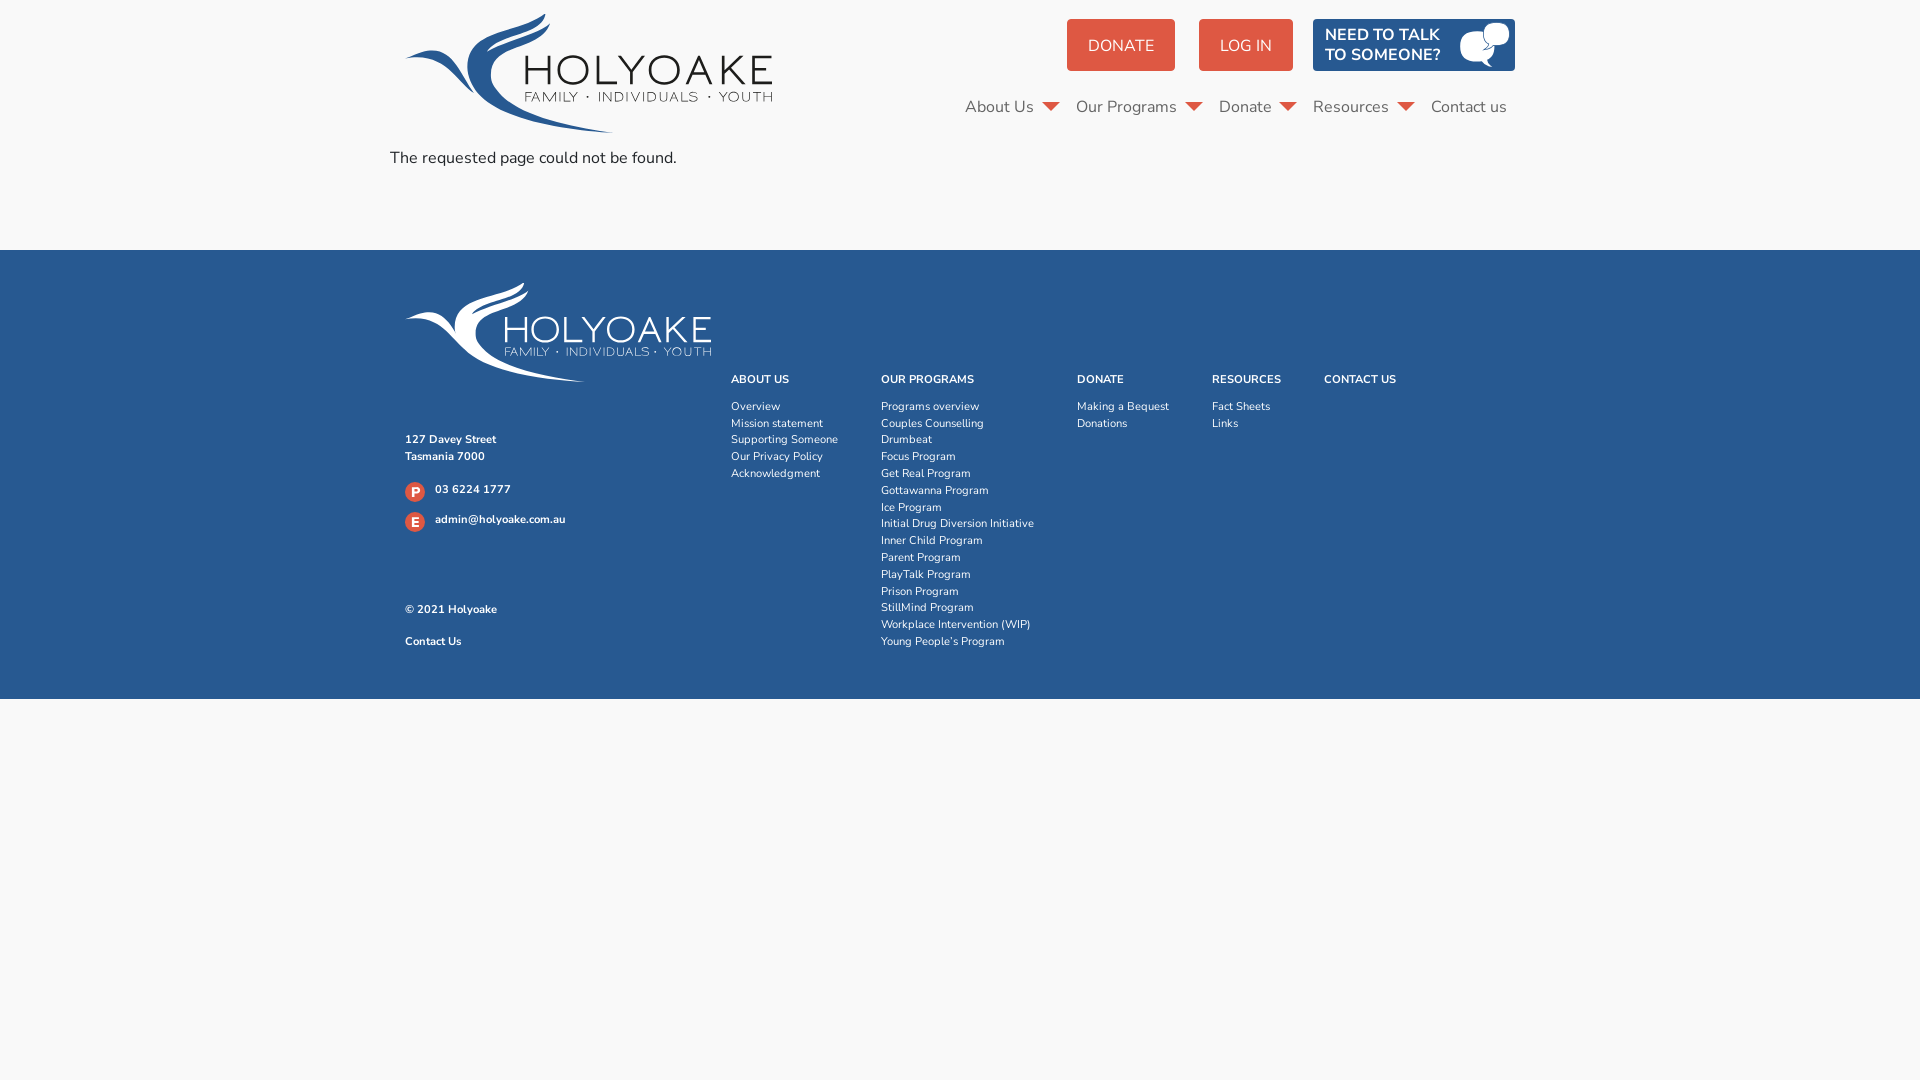 This screenshot has width=1920, height=1080. What do you see at coordinates (783, 439) in the screenshot?
I see `'Supporting Someone'` at bounding box center [783, 439].